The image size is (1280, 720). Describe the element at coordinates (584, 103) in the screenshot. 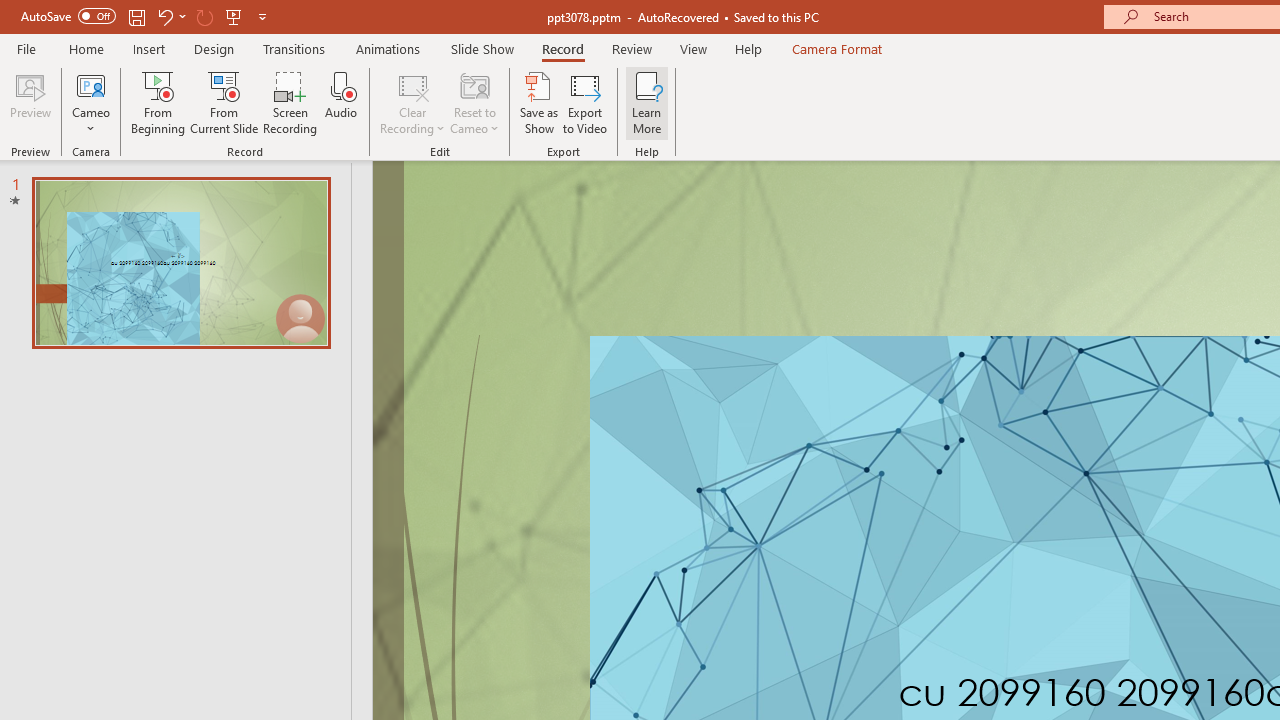

I see `'Export to Video'` at that location.